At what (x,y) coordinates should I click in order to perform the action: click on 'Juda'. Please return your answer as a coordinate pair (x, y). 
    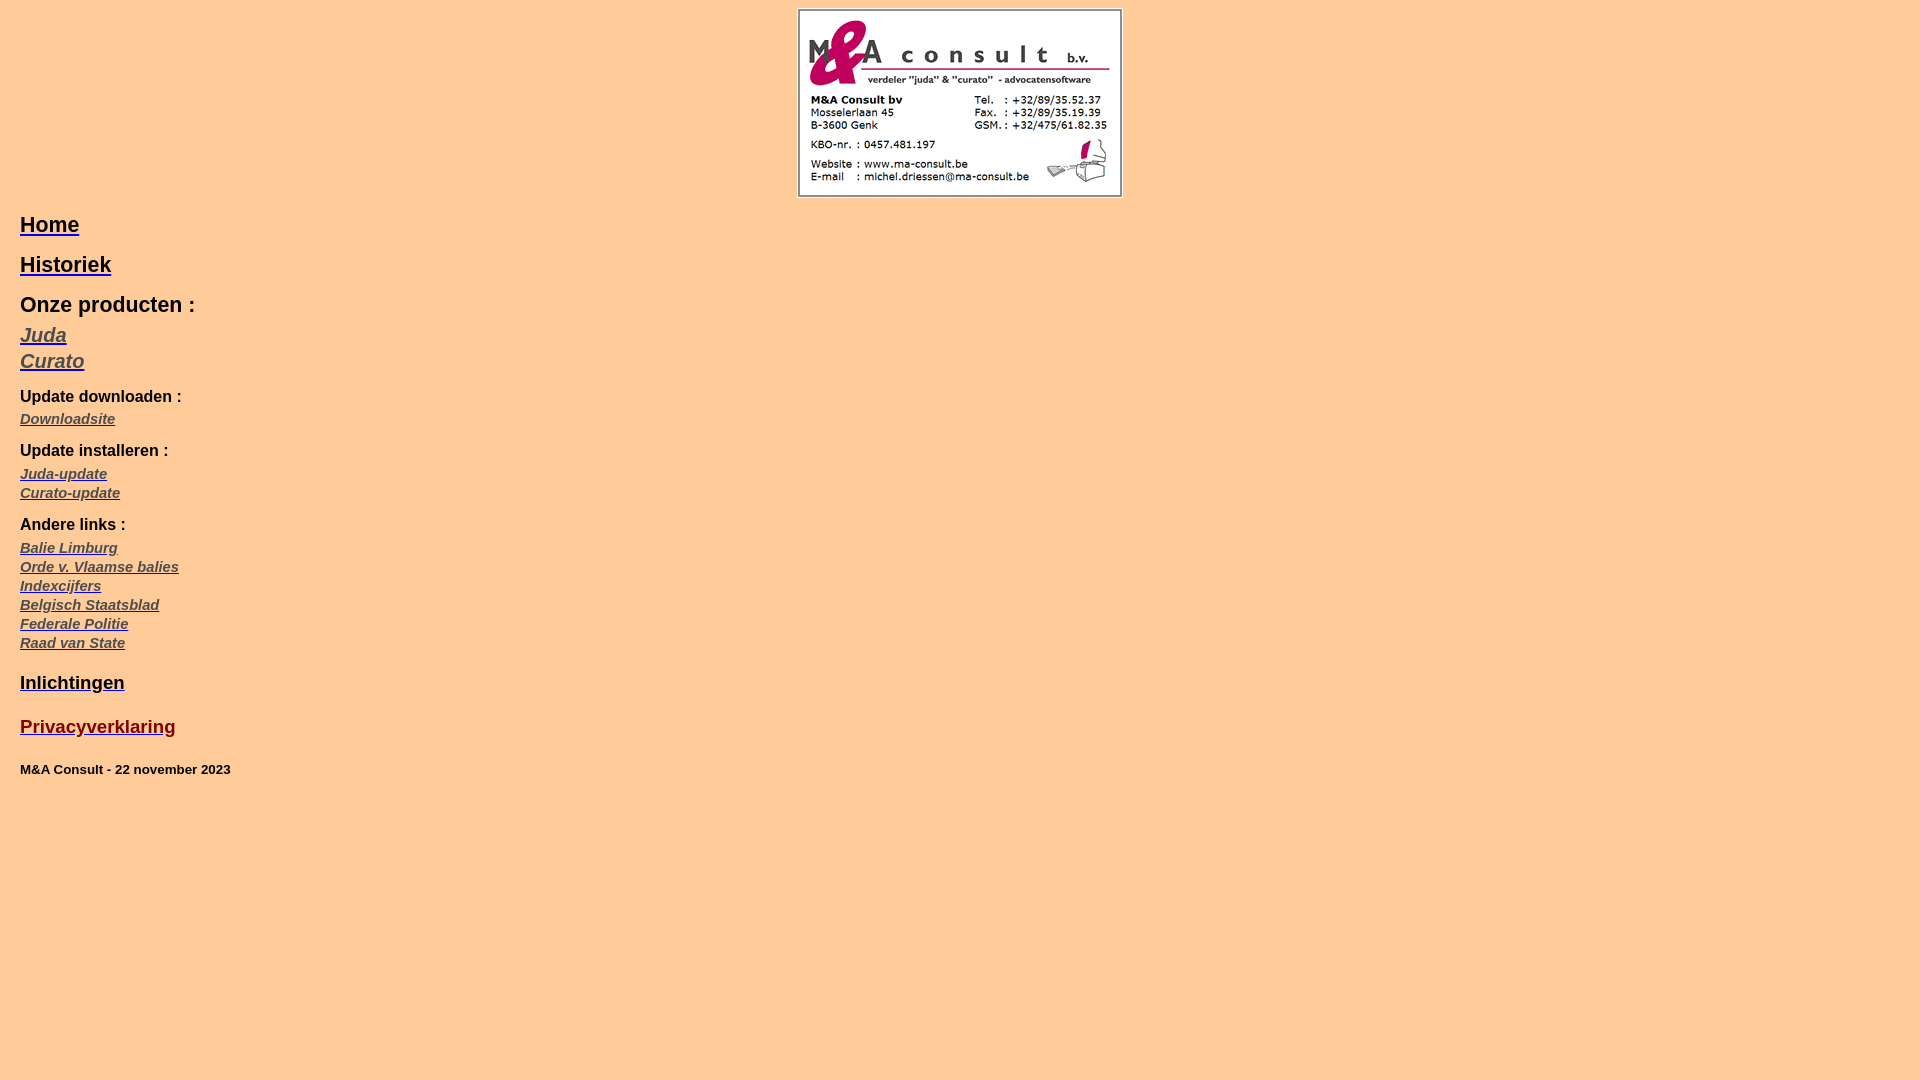
    Looking at the image, I should click on (43, 334).